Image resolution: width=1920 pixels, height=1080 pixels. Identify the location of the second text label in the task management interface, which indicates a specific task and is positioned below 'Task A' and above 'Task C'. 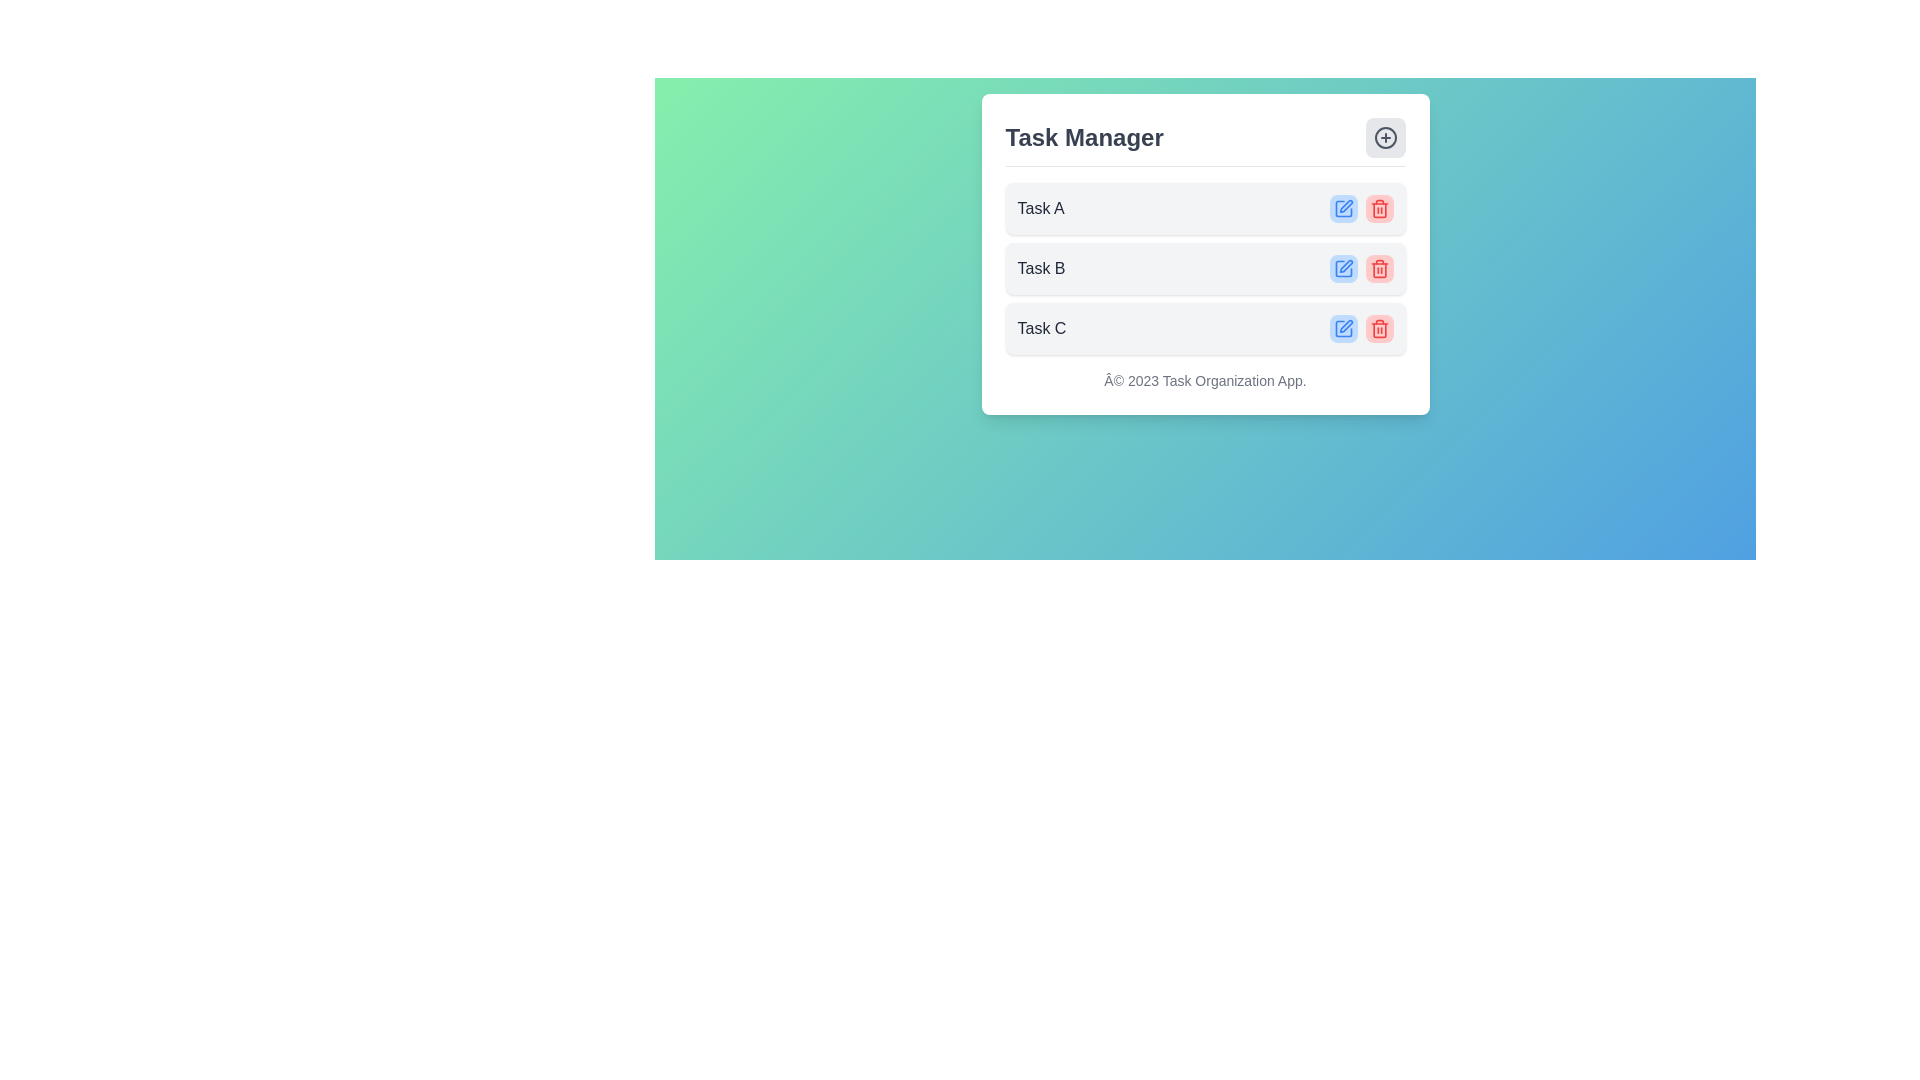
(1040, 268).